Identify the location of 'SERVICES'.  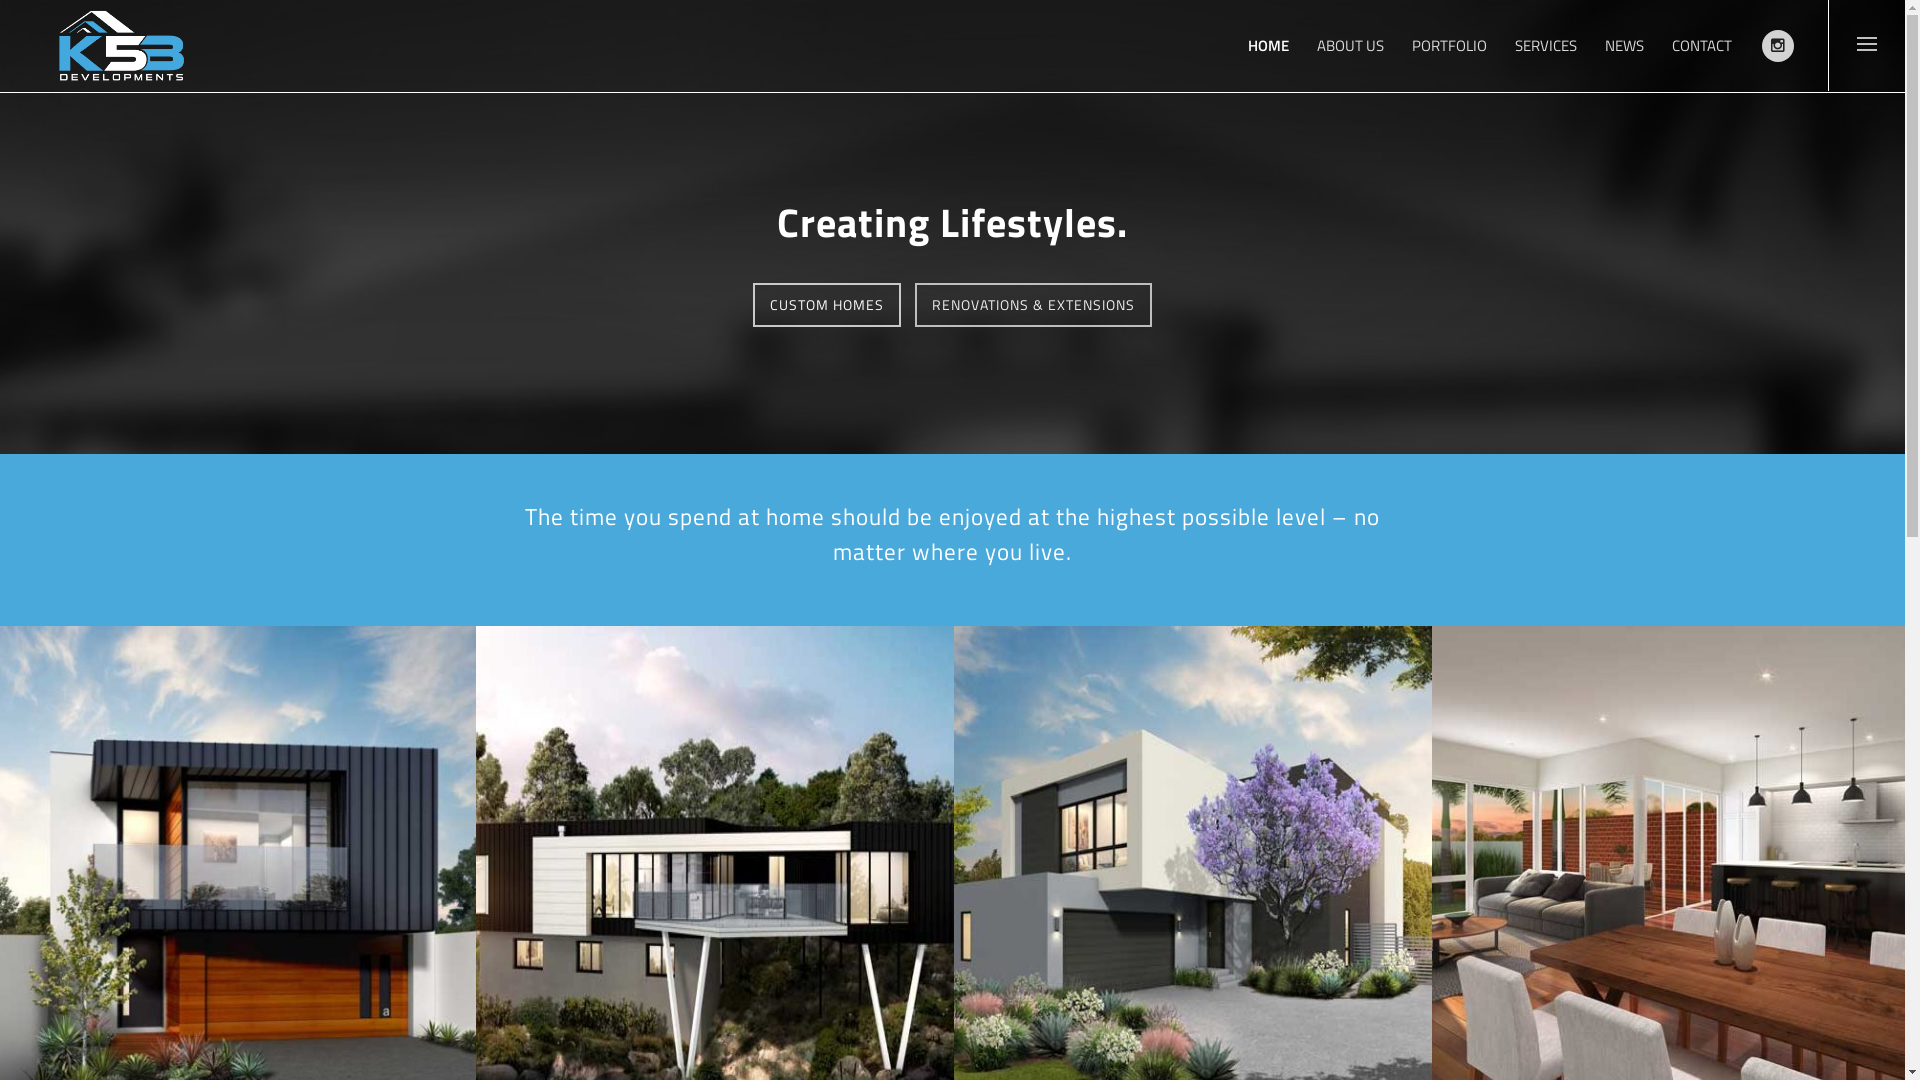
(1544, 45).